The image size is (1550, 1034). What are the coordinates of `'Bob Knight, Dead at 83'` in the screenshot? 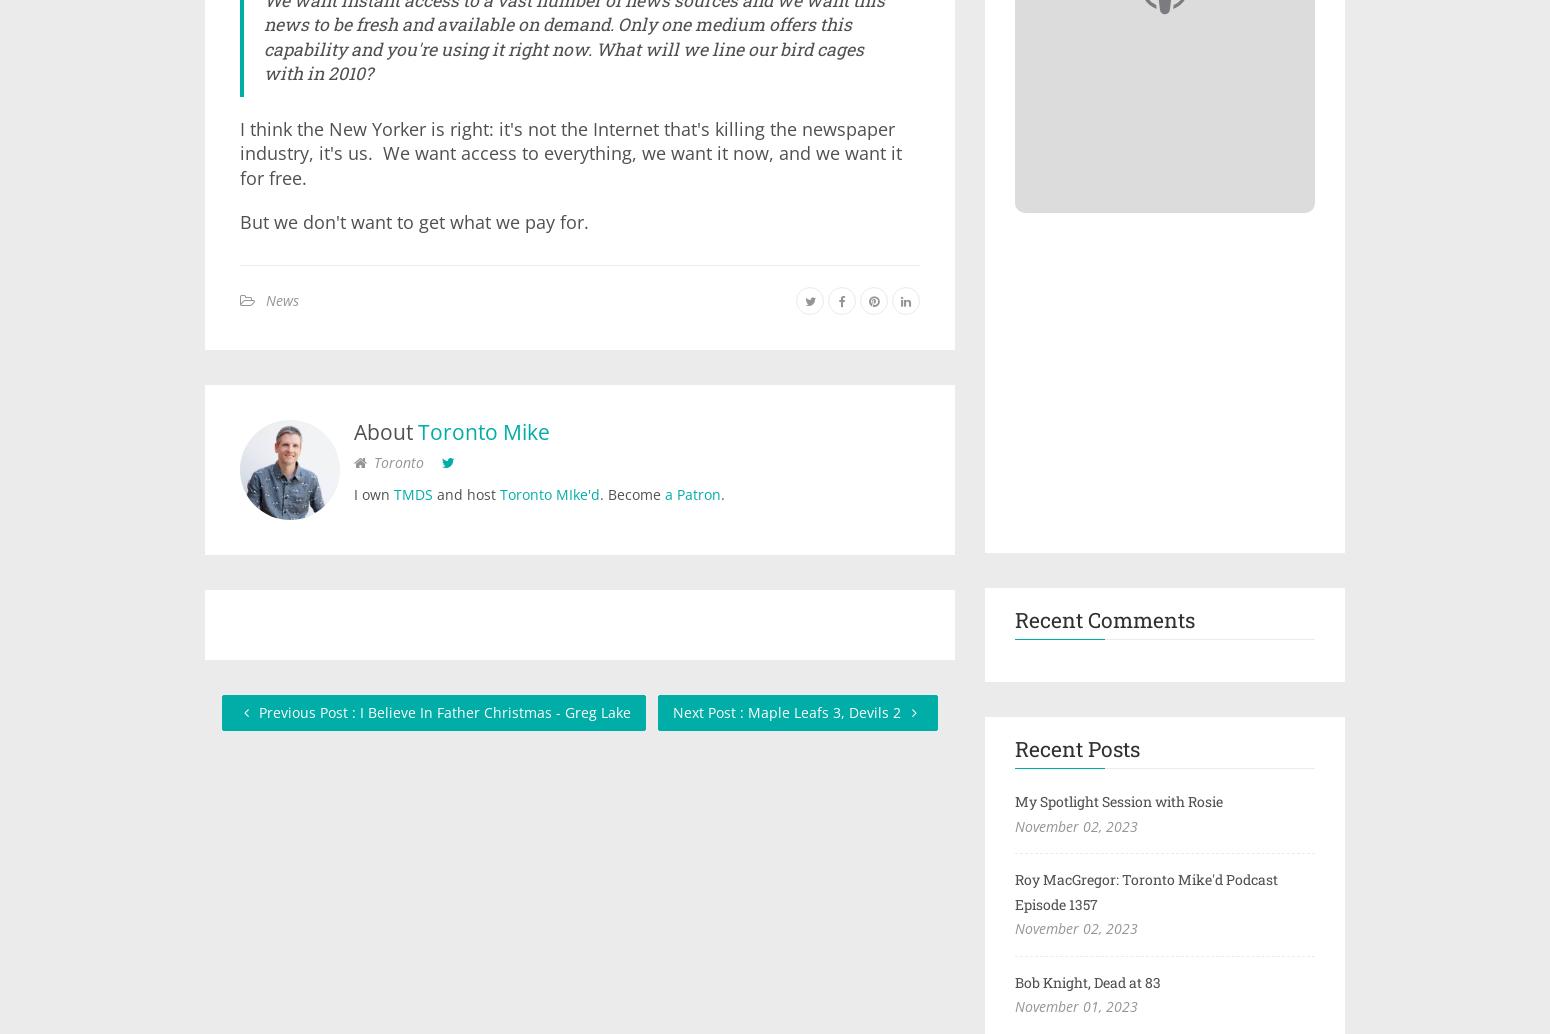 It's located at (1014, 980).